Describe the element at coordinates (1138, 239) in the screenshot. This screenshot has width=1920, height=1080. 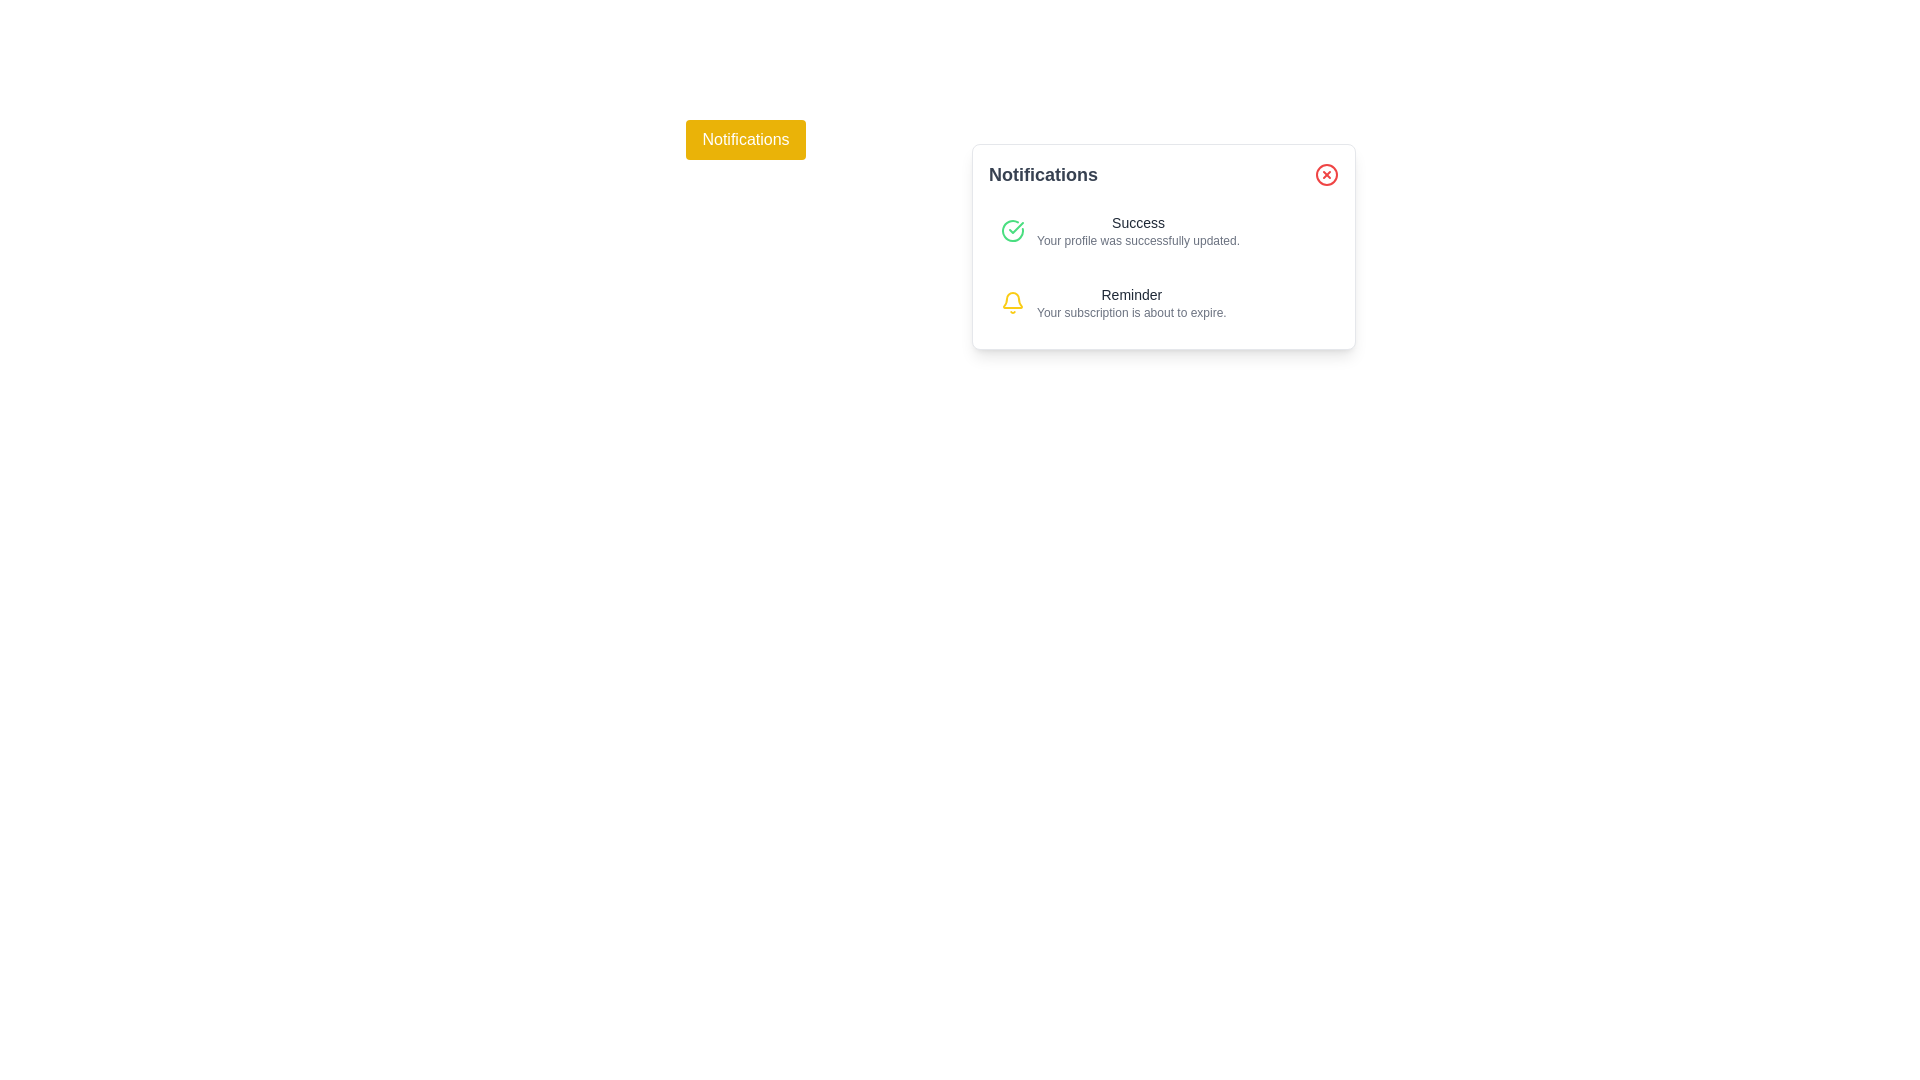
I see `the feedback text element that indicates a successful profile update, located below the 'Success' text in the notification component` at that location.